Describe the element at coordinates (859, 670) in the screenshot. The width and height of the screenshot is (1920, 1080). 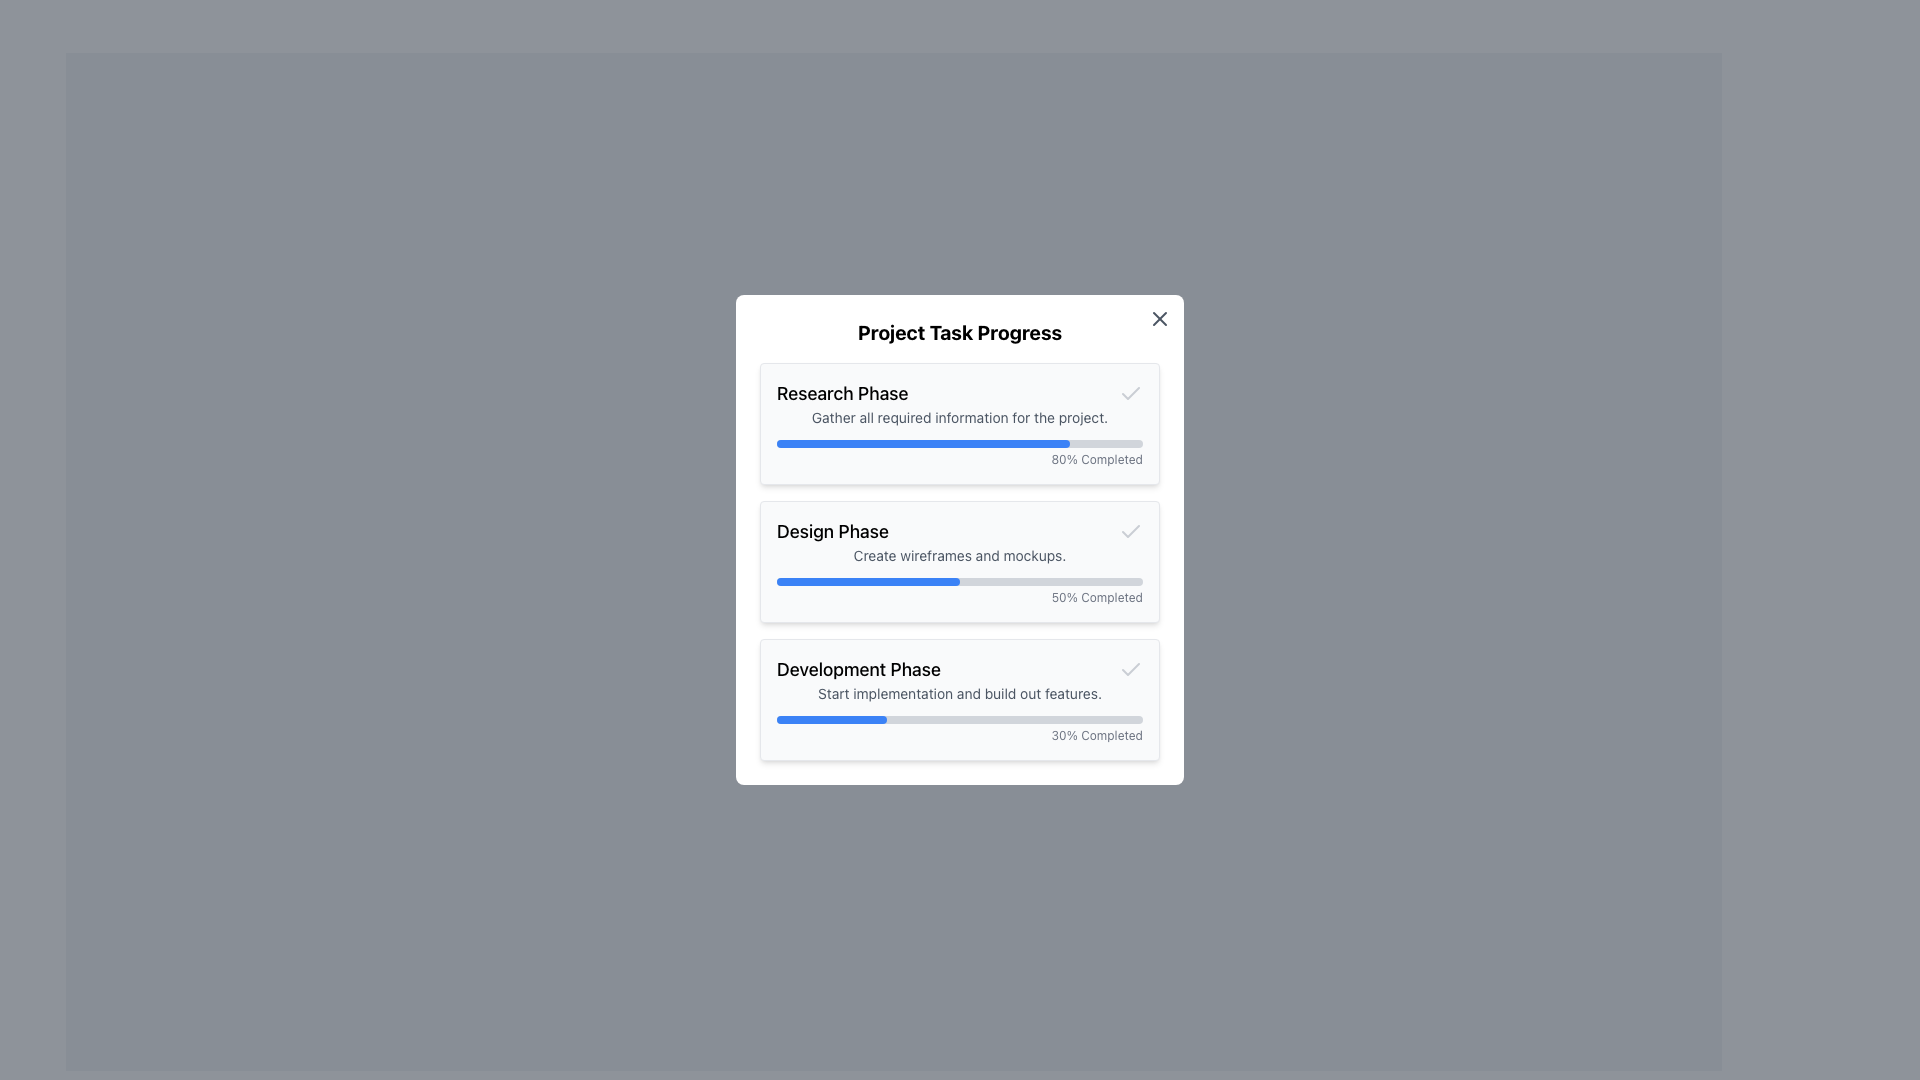
I see `the left-aligned title of the third list item in the project progress modal, which serves as the heading for a specific task phase` at that location.